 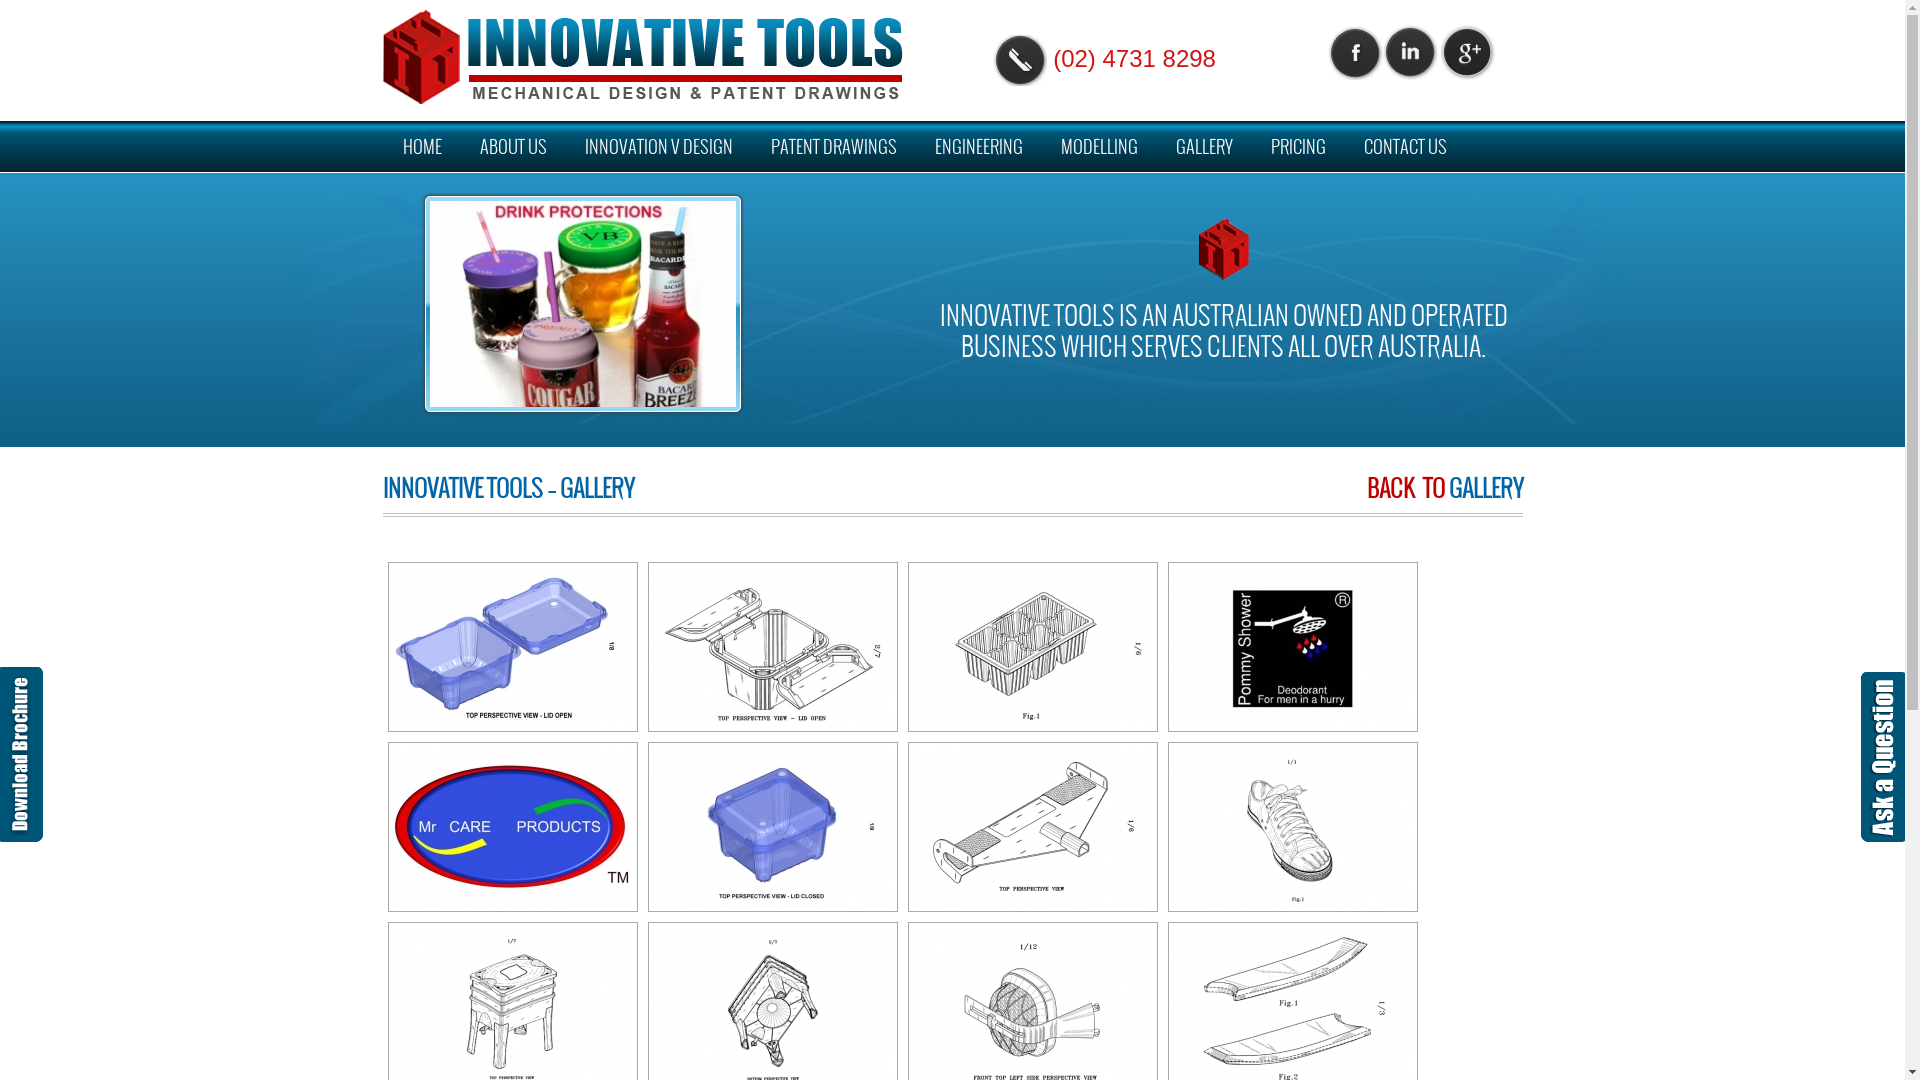 What do you see at coordinates (978, 145) in the screenshot?
I see `'ENGINEERING'` at bounding box center [978, 145].